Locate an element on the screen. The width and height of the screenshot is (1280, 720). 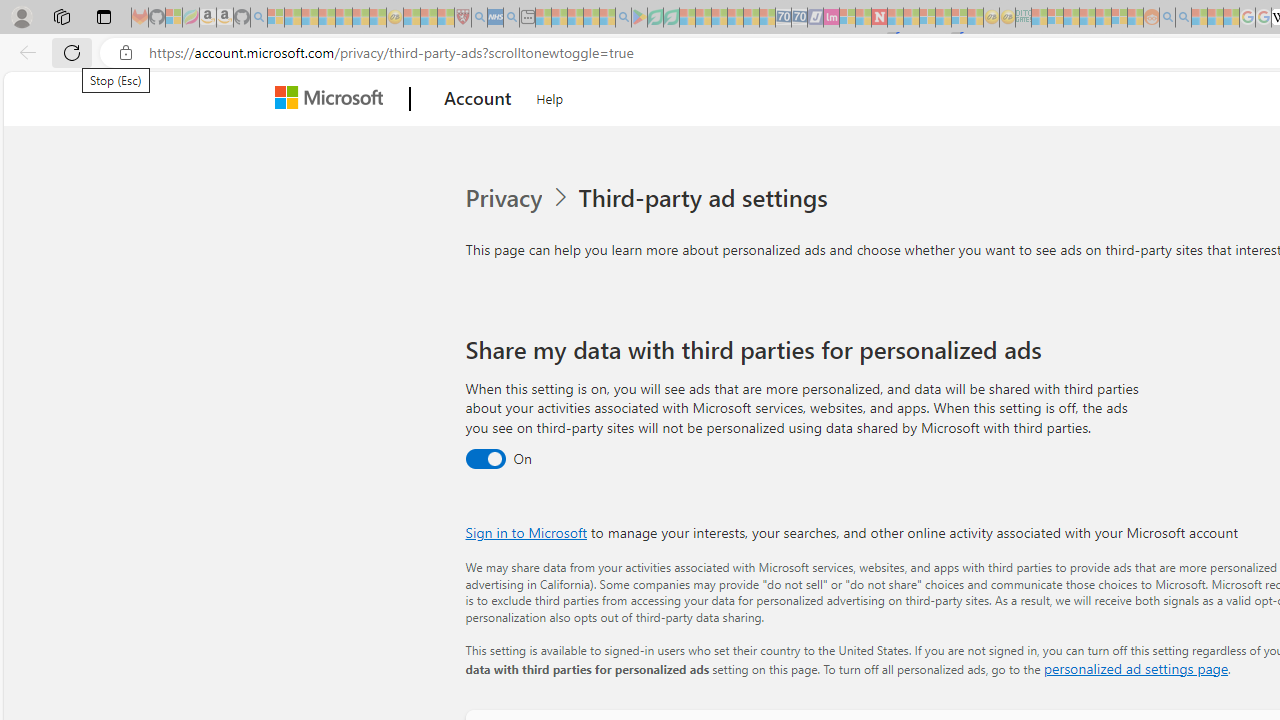
'Cheap Hotels - Save70.com - Sleeping' is located at coordinates (800, 17).